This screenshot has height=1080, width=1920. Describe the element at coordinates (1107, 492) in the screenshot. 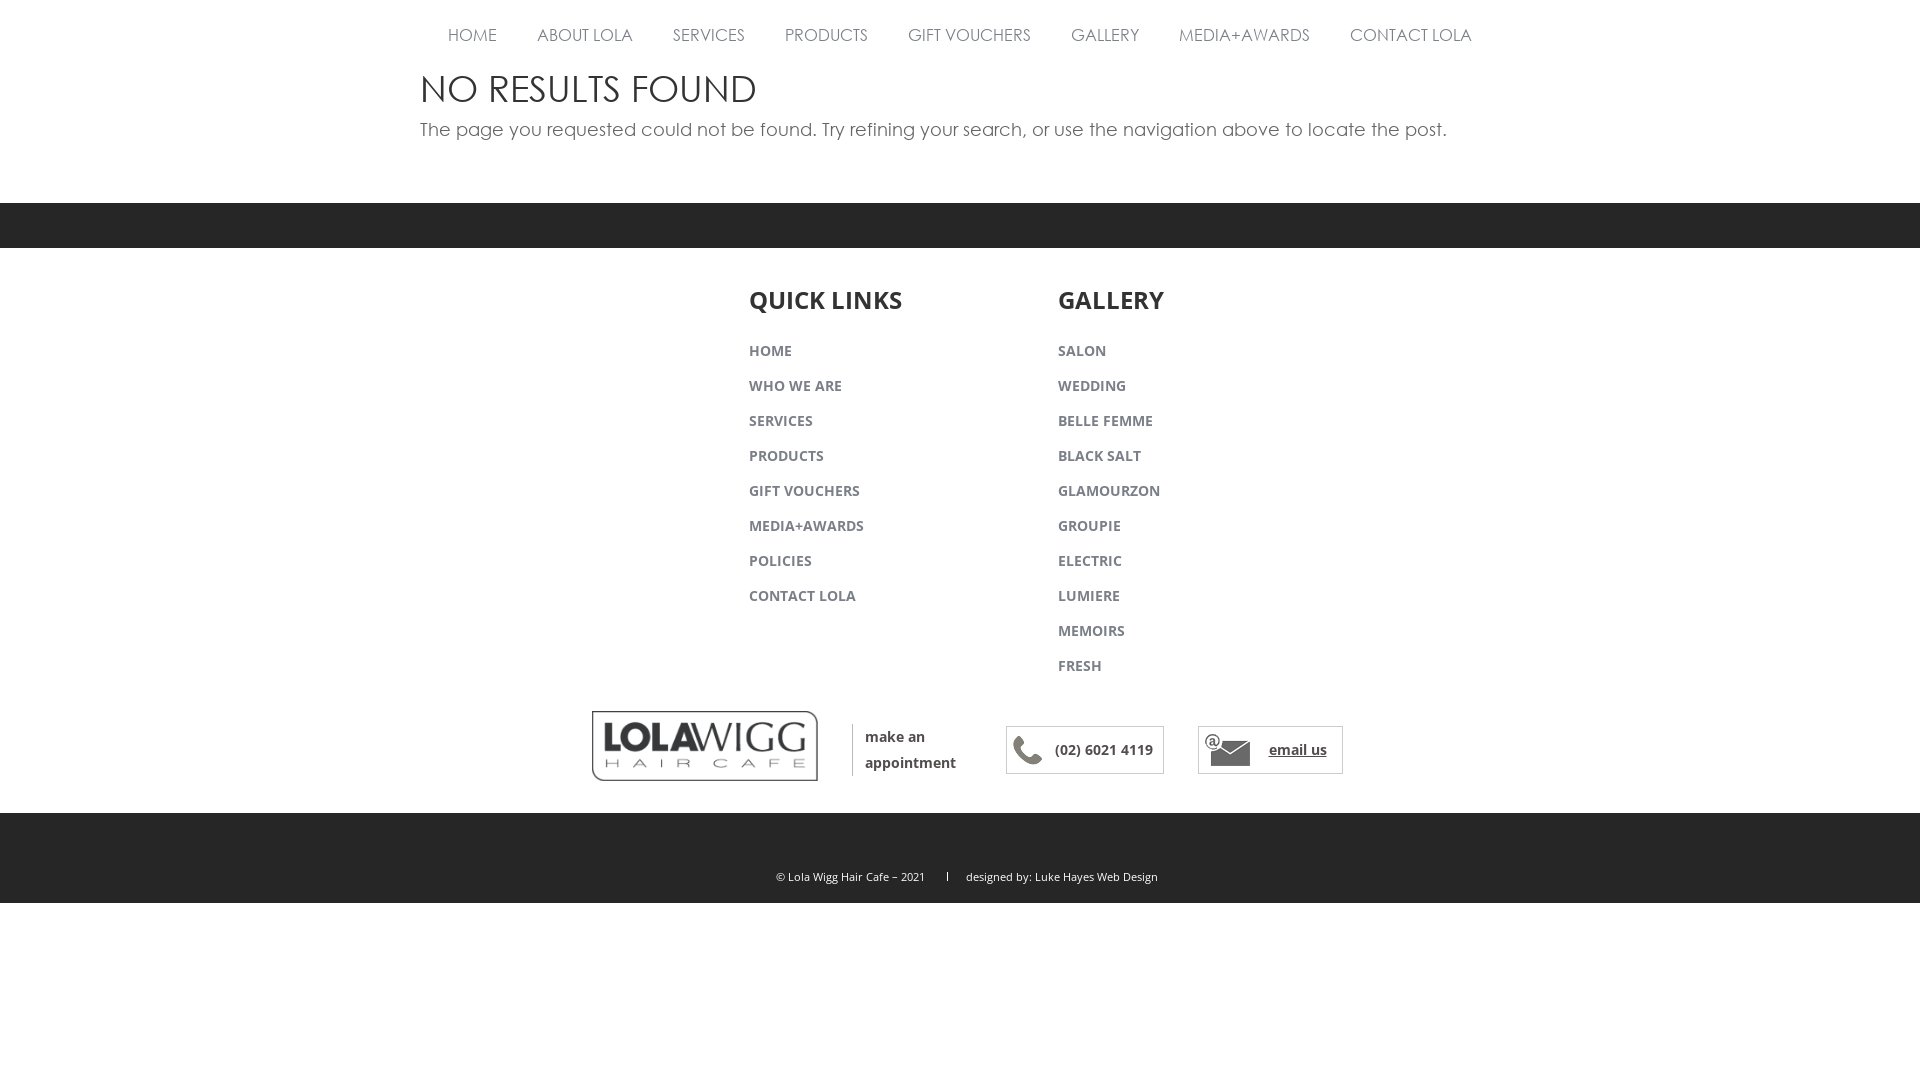

I see `'GLAMOURZON'` at that location.